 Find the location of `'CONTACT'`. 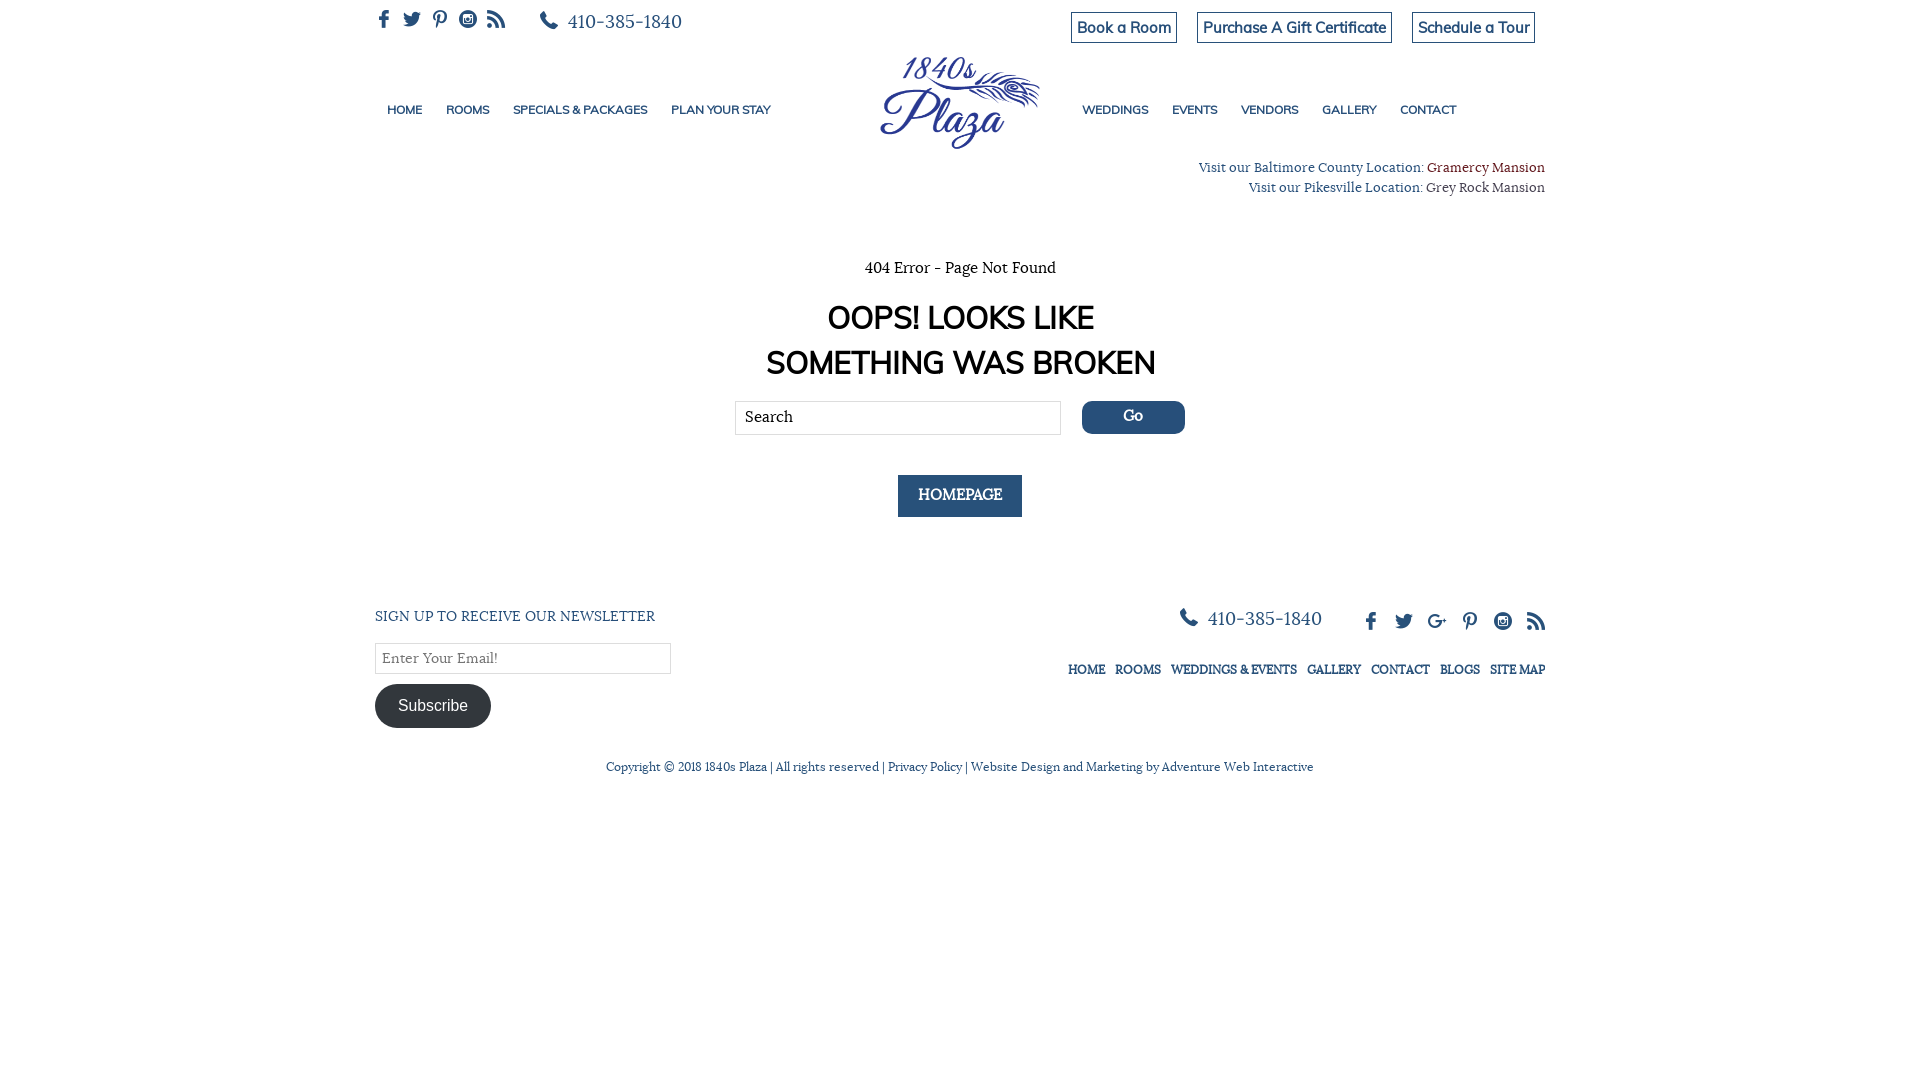

'CONTACT' is located at coordinates (1426, 110).